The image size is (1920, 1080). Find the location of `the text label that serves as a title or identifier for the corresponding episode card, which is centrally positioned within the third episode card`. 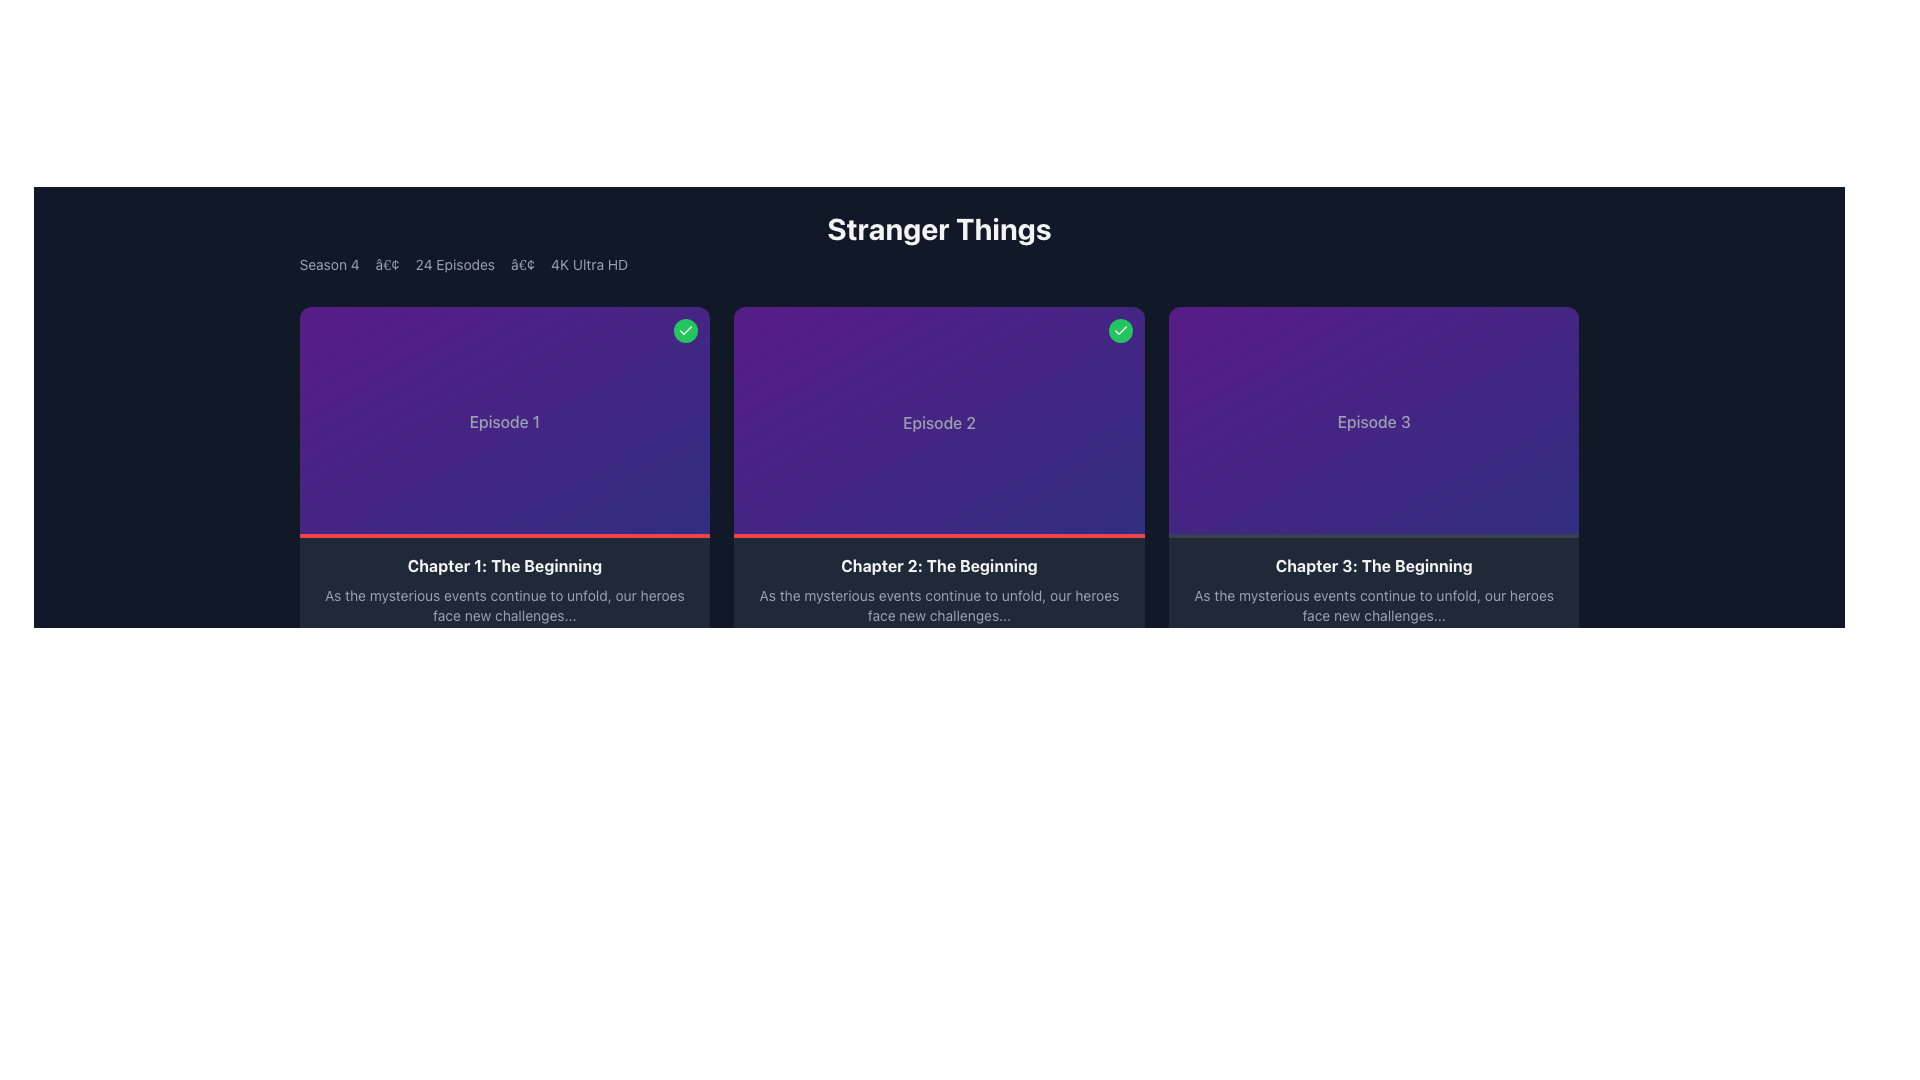

the text label that serves as a title or identifier for the corresponding episode card, which is centrally positioned within the third episode card is located at coordinates (1373, 421).